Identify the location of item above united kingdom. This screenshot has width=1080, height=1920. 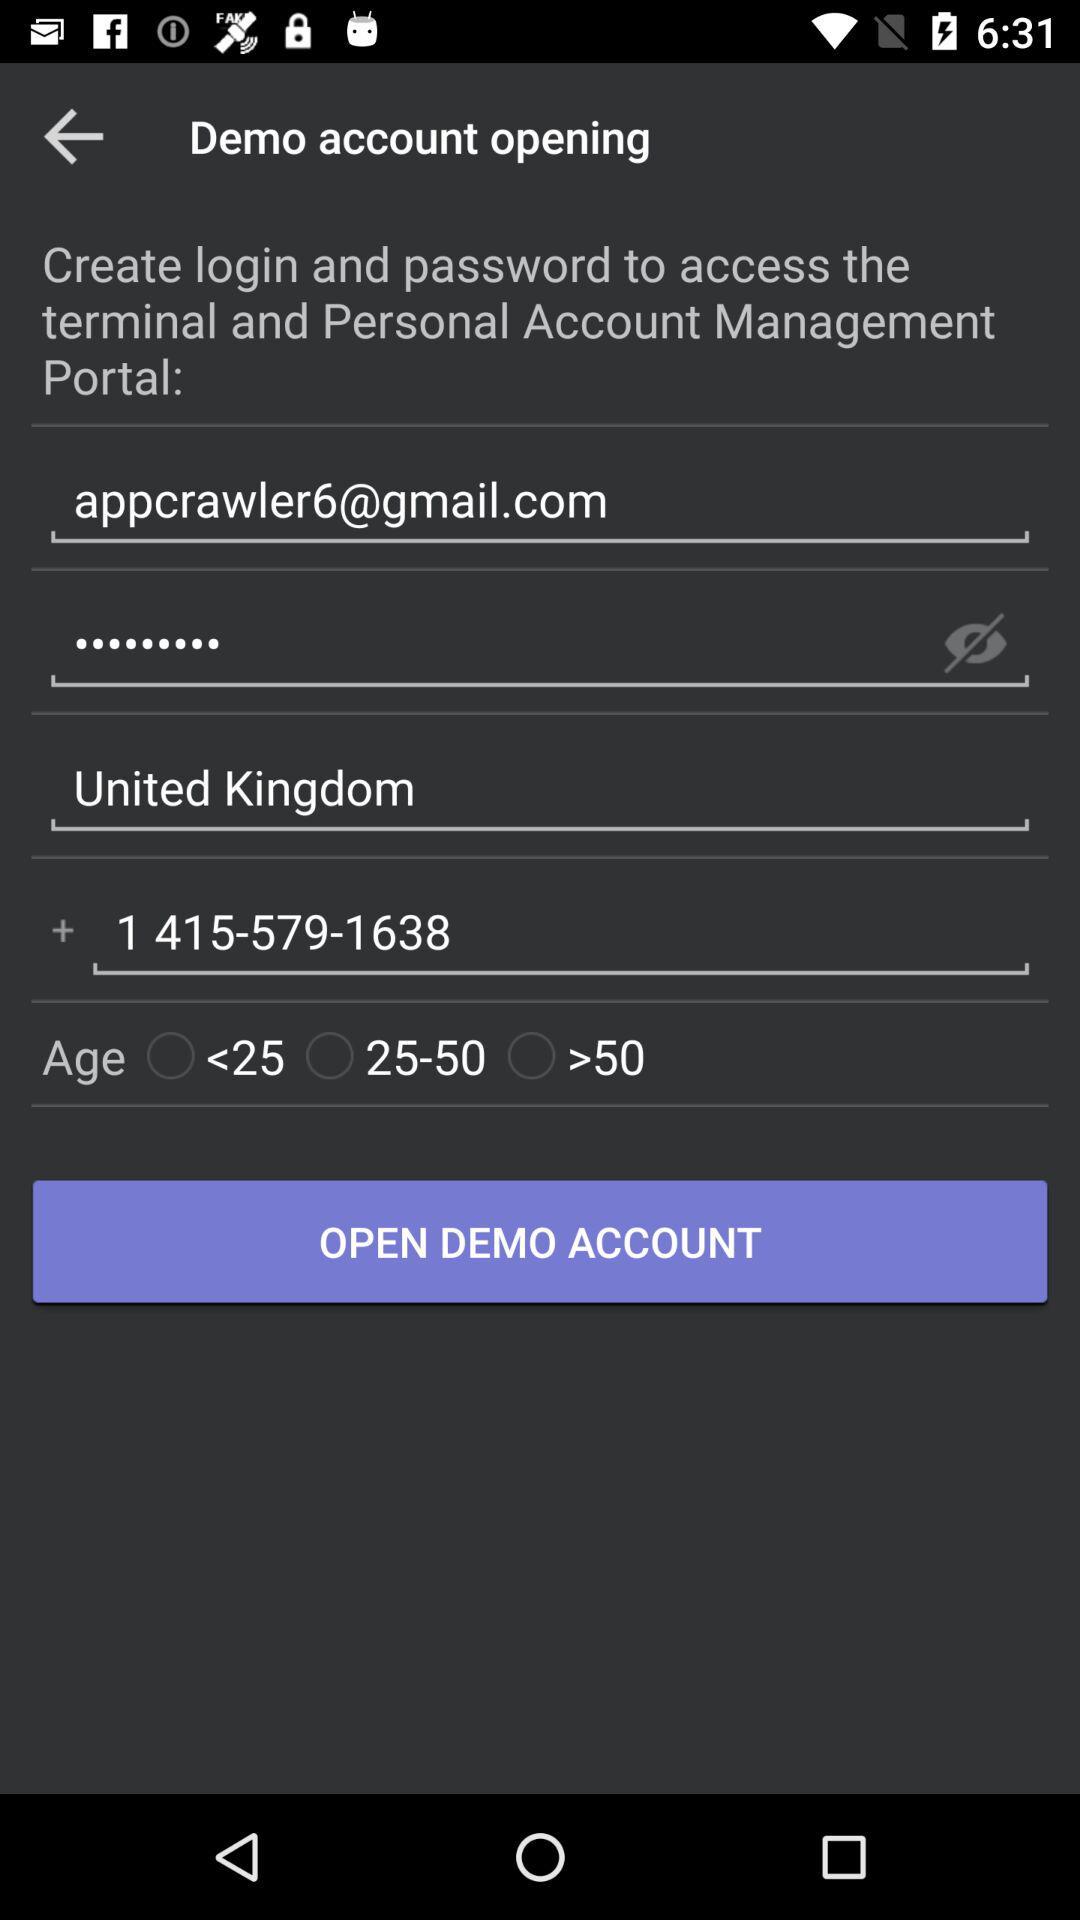
(540, 643).